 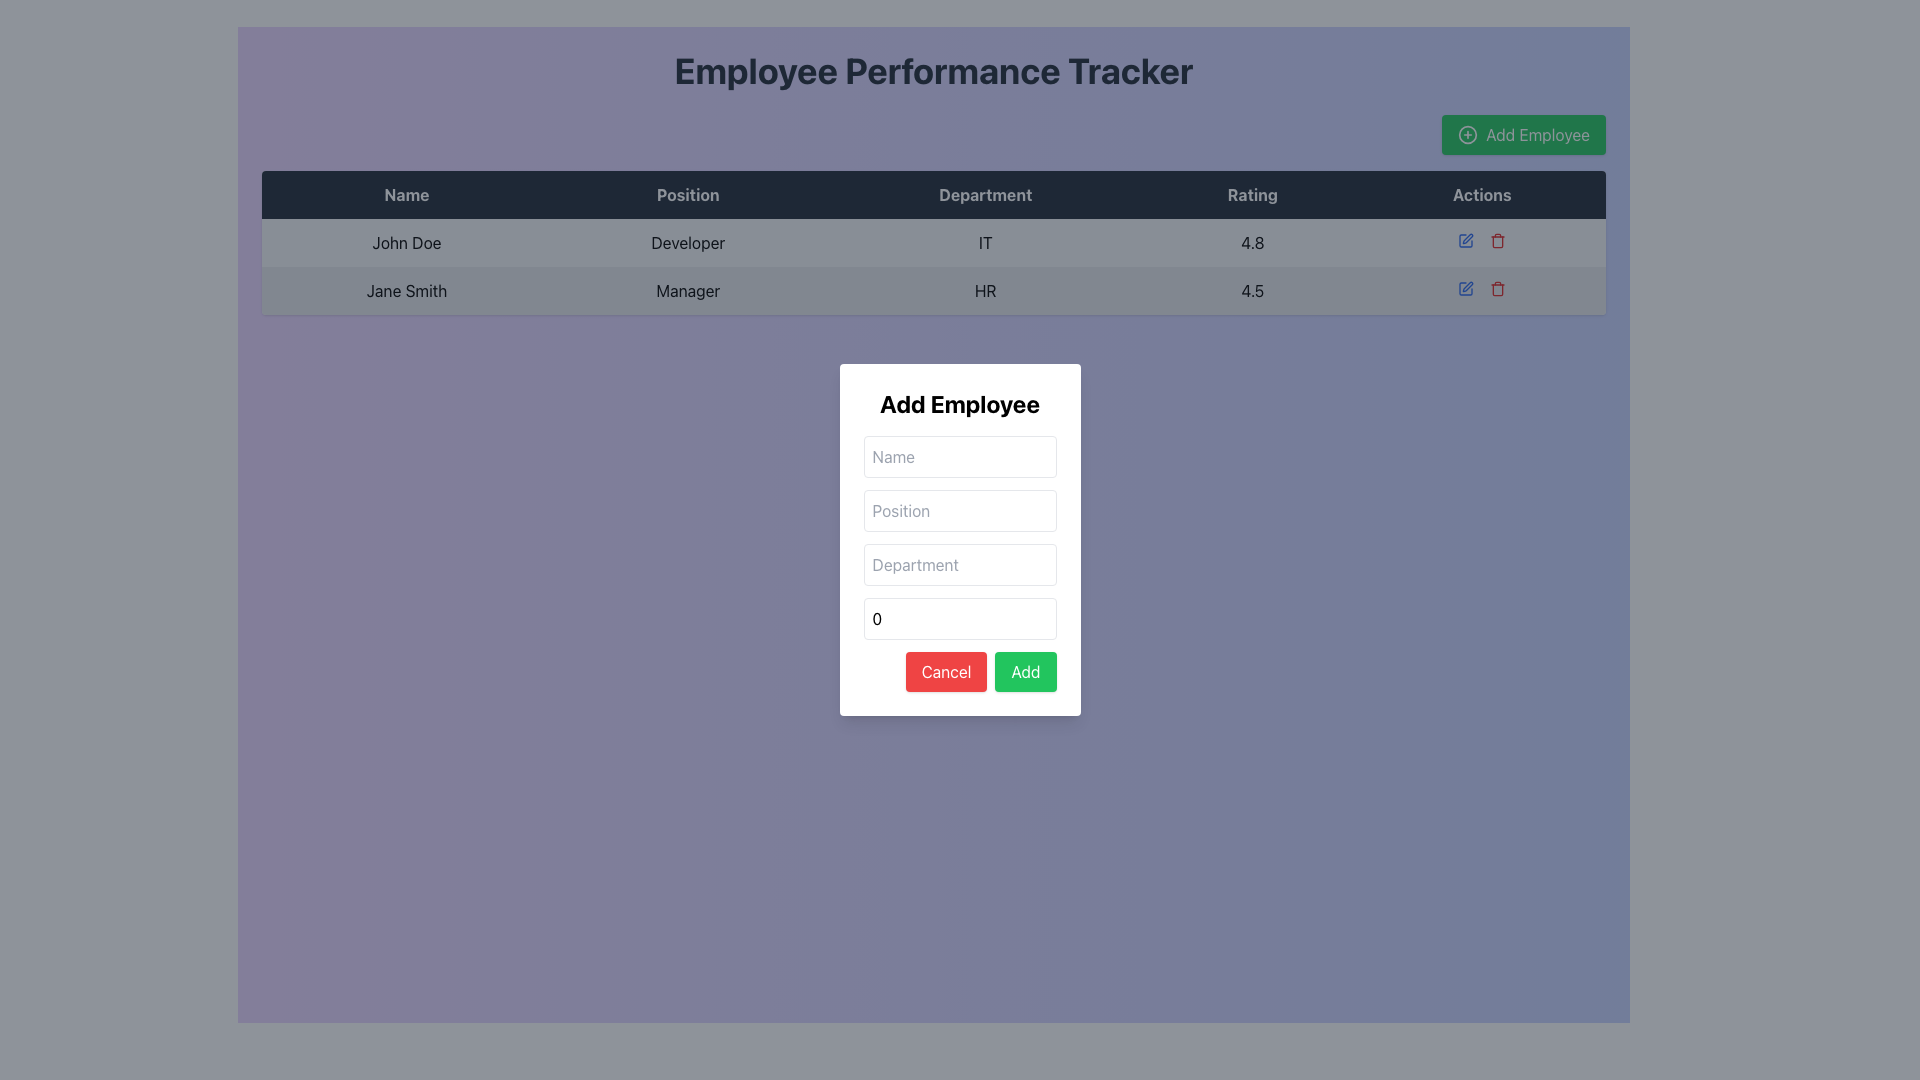 What do you see at coordinates (688, 195) in the screenshot?
I see `the 'Position' label, which is the second header in the row with a dark background and light-colored text, located between 'Name' and 'Department'` at bounding box center [688, 195].